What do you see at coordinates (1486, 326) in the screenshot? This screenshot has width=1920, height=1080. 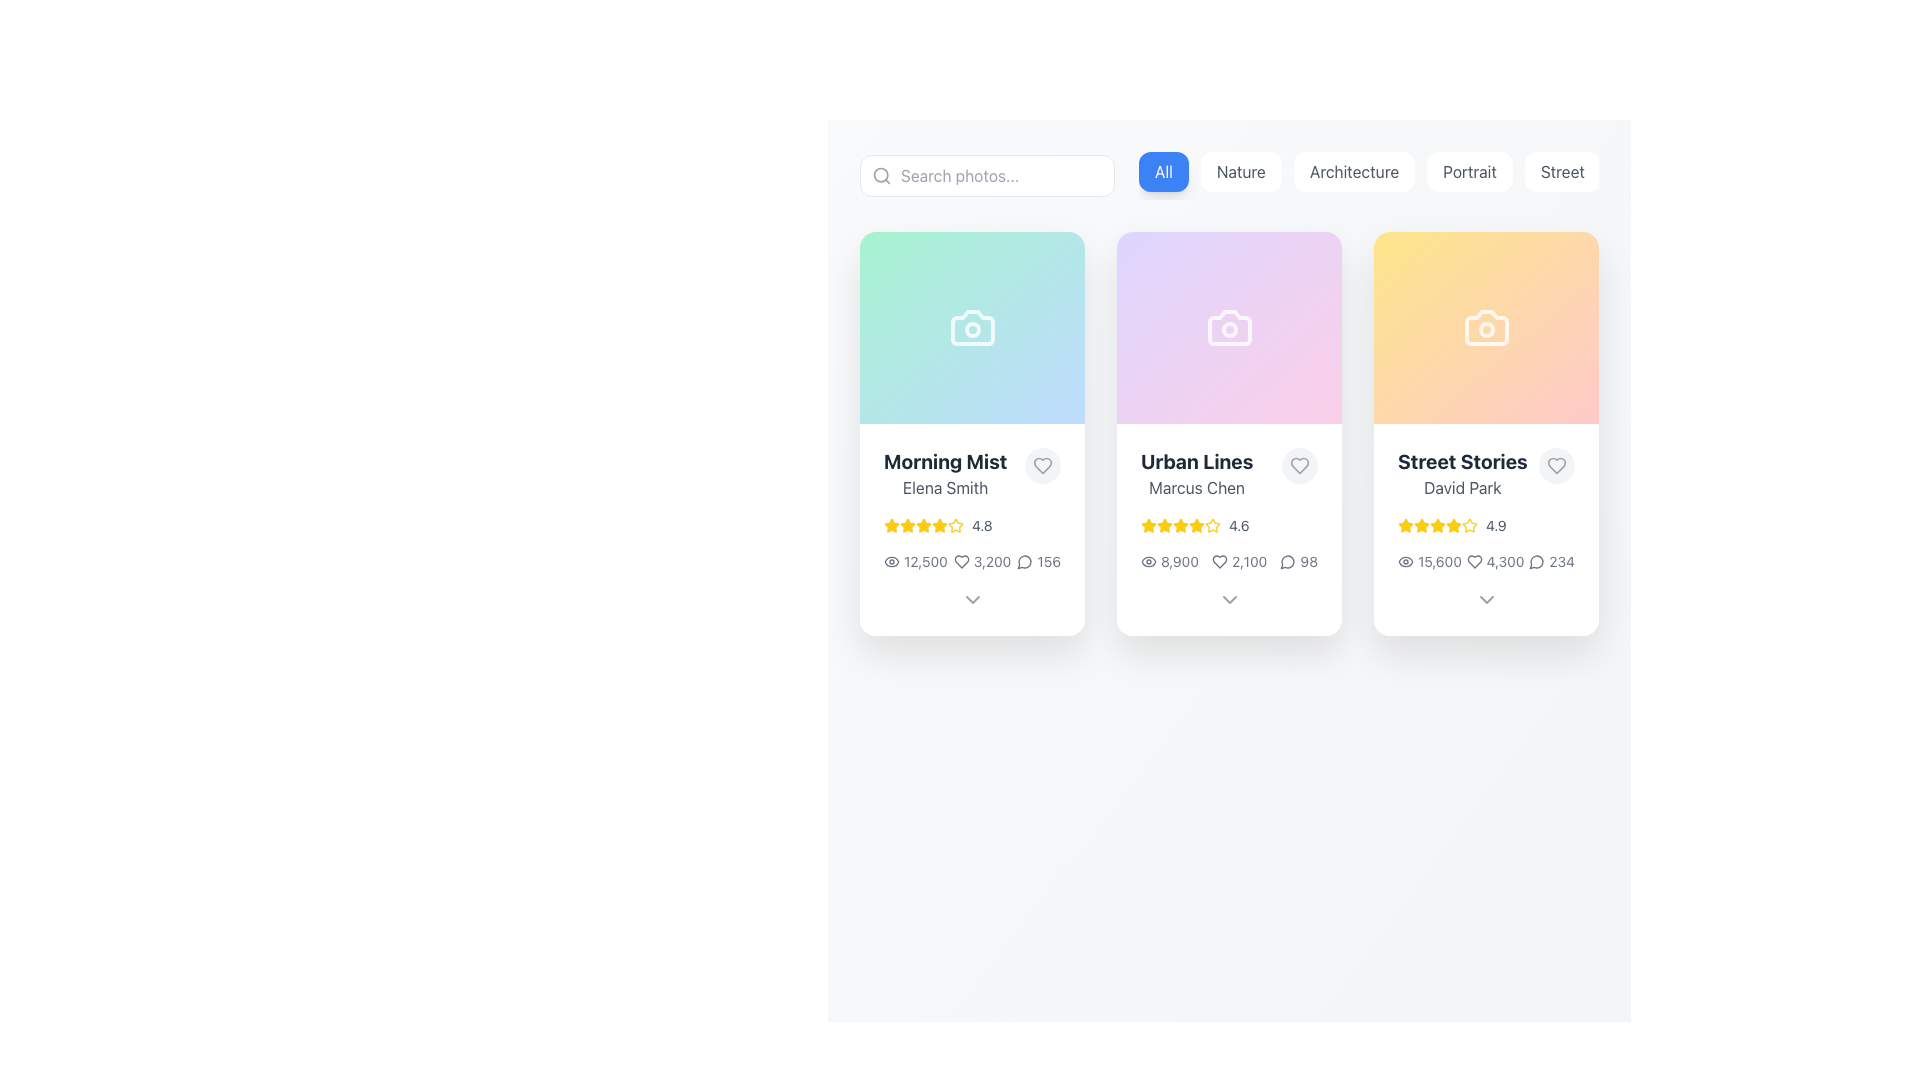 I see `the camera-themed icon located within the 'Street Stories' card, which is the third card from the left in a horizontal row` at bounding box center [1486, 326].